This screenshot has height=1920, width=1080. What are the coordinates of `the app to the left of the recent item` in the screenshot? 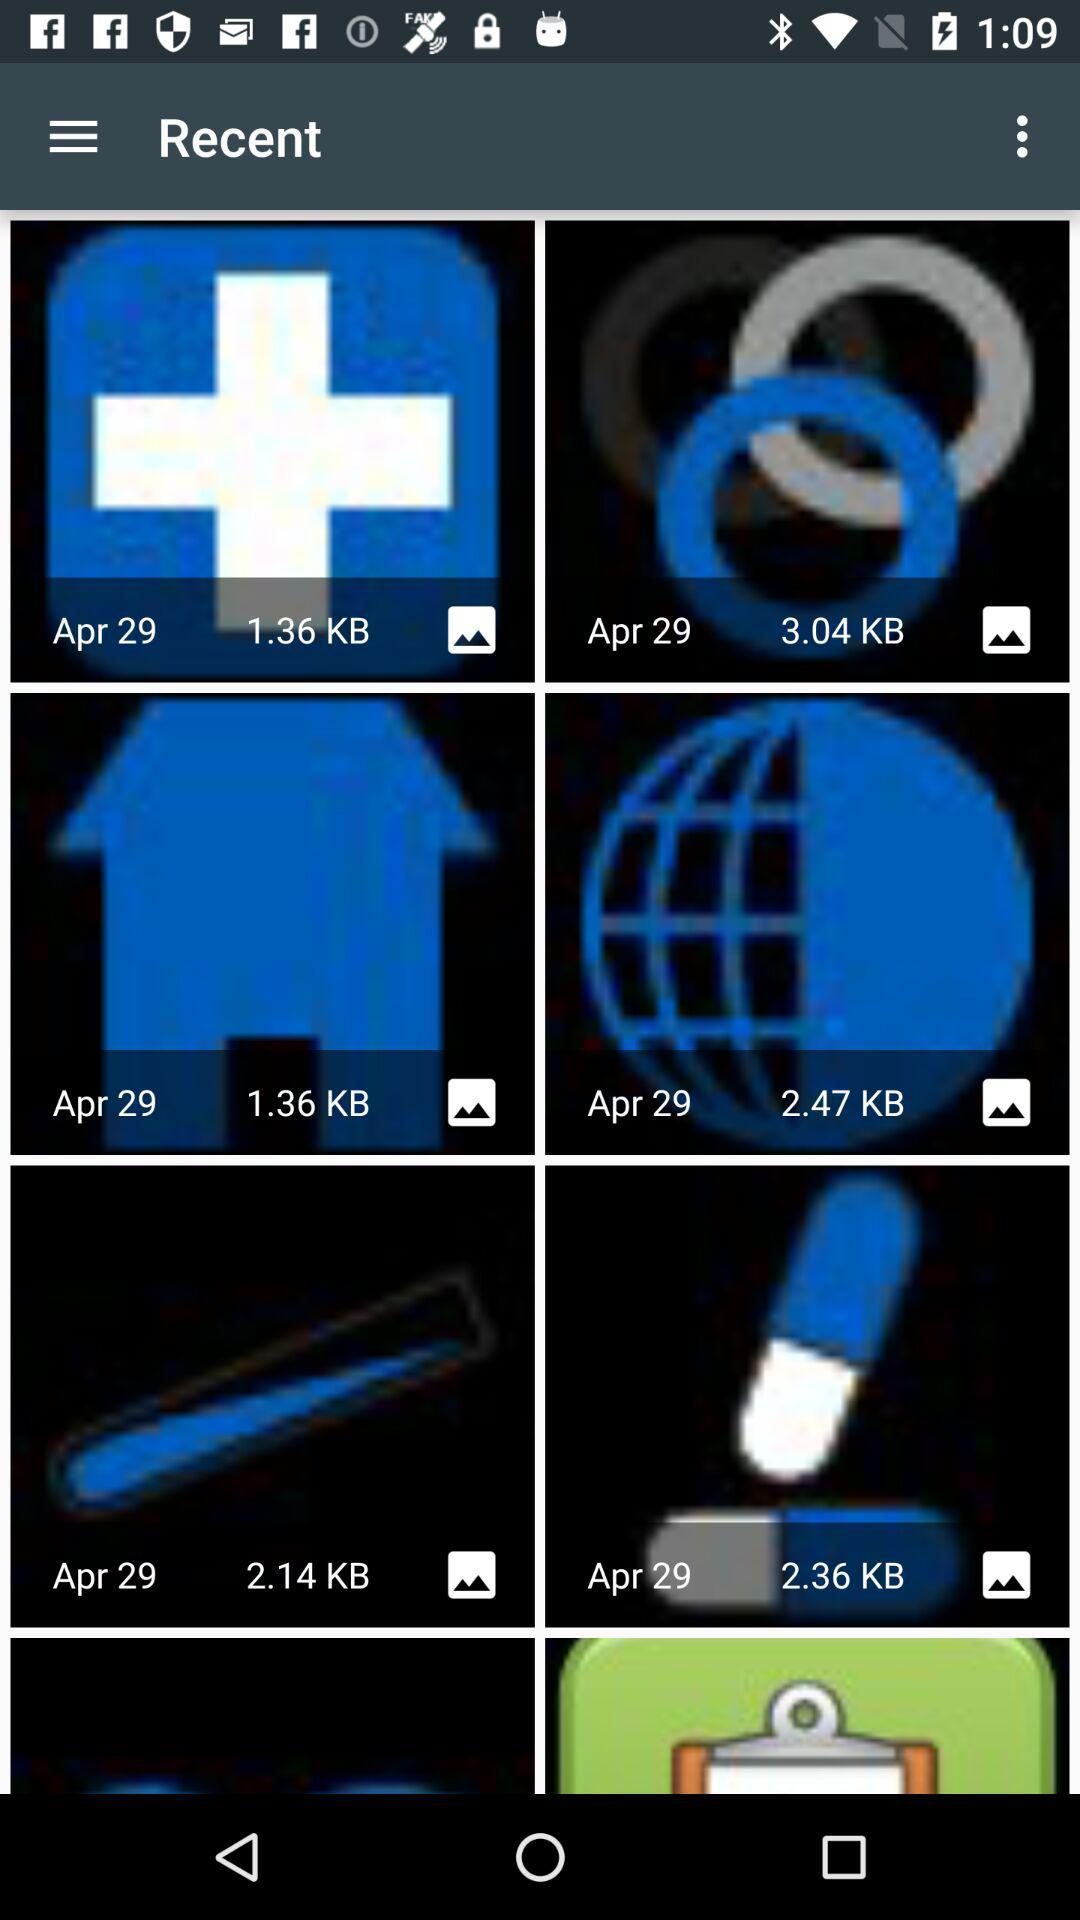 It's located at (72, 135).